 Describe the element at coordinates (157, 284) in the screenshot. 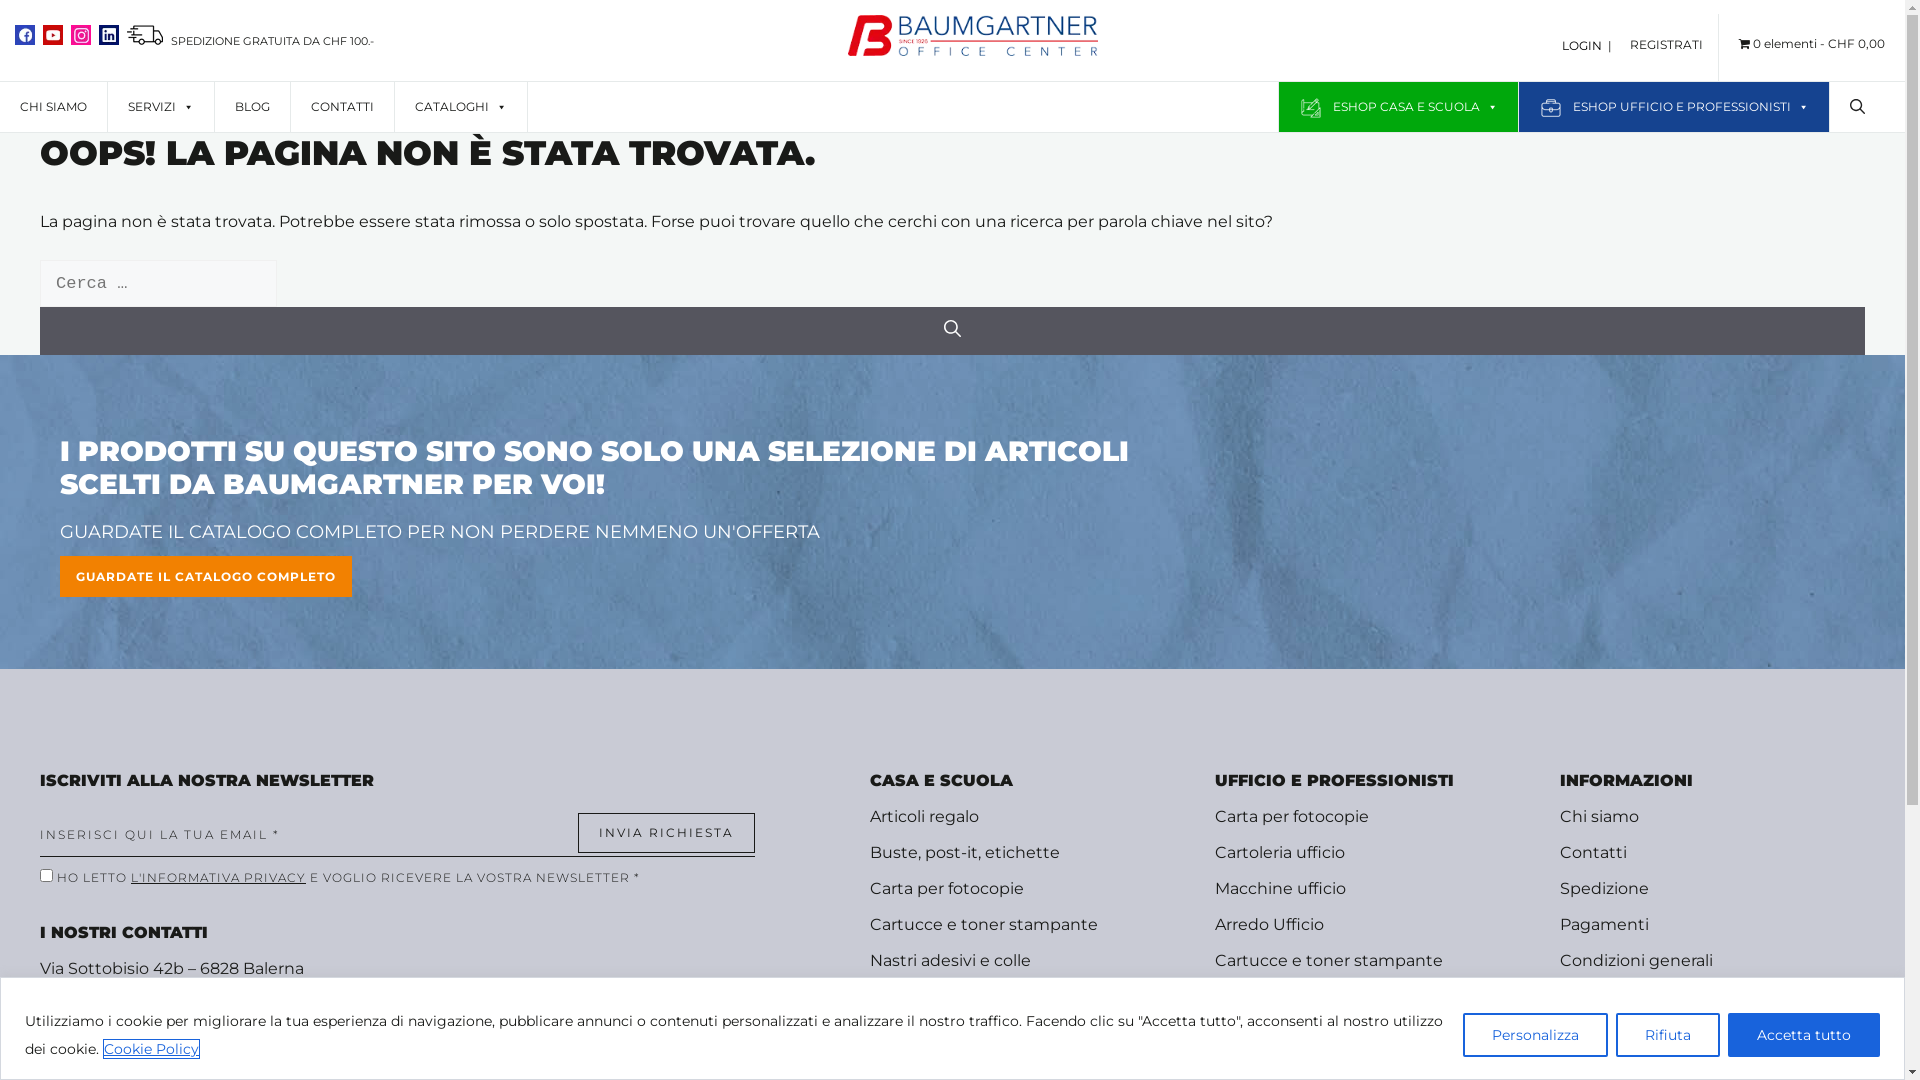

I see `'Ricerca per:'` at that location.